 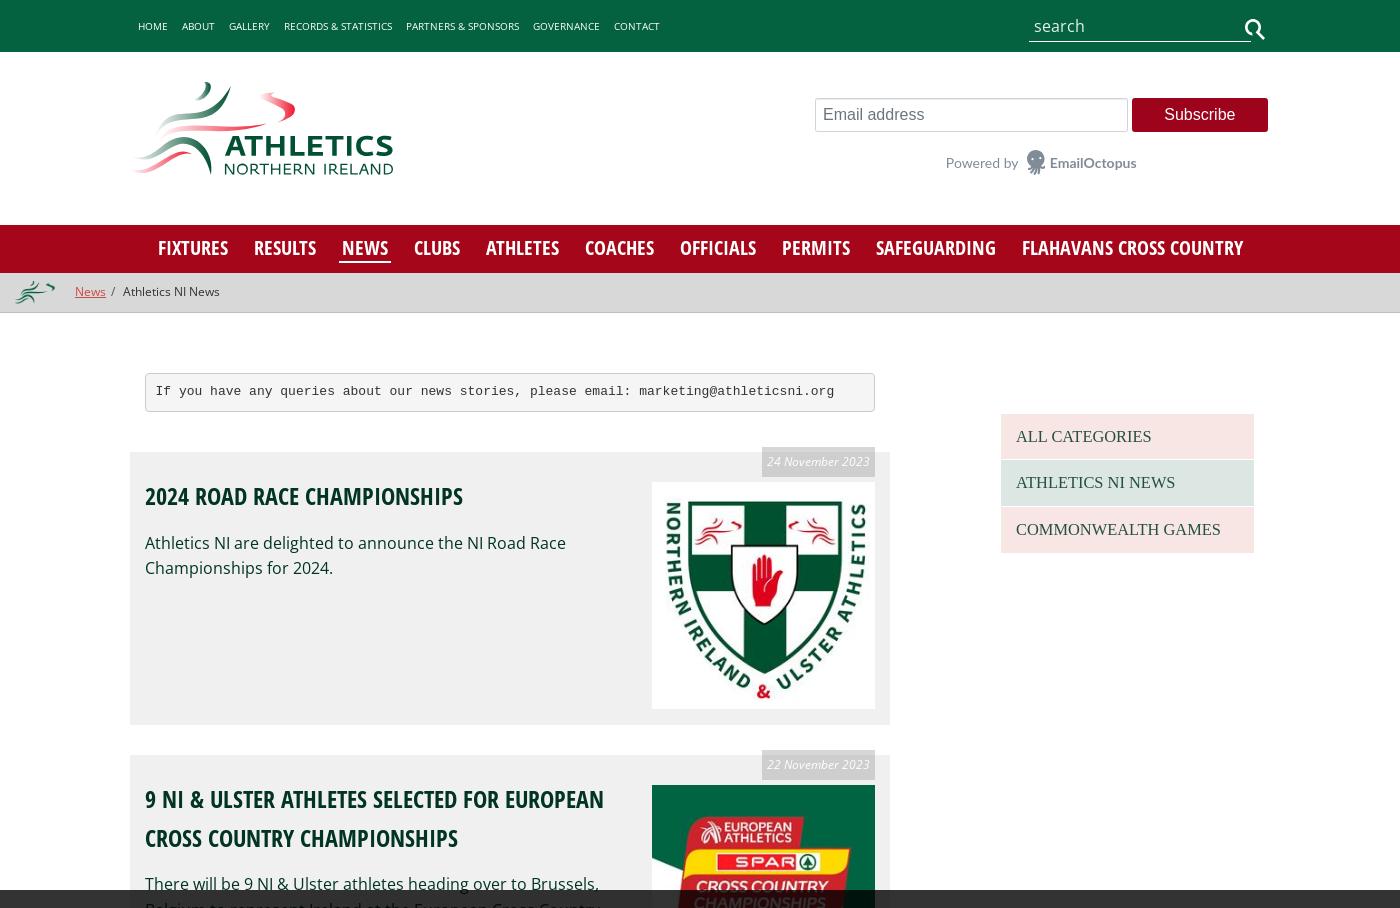 What do you see at coordinates (1021, 245) in the screenshot?
I see `'Flahavans Cross Country'` at bounding box center [1021, 245].